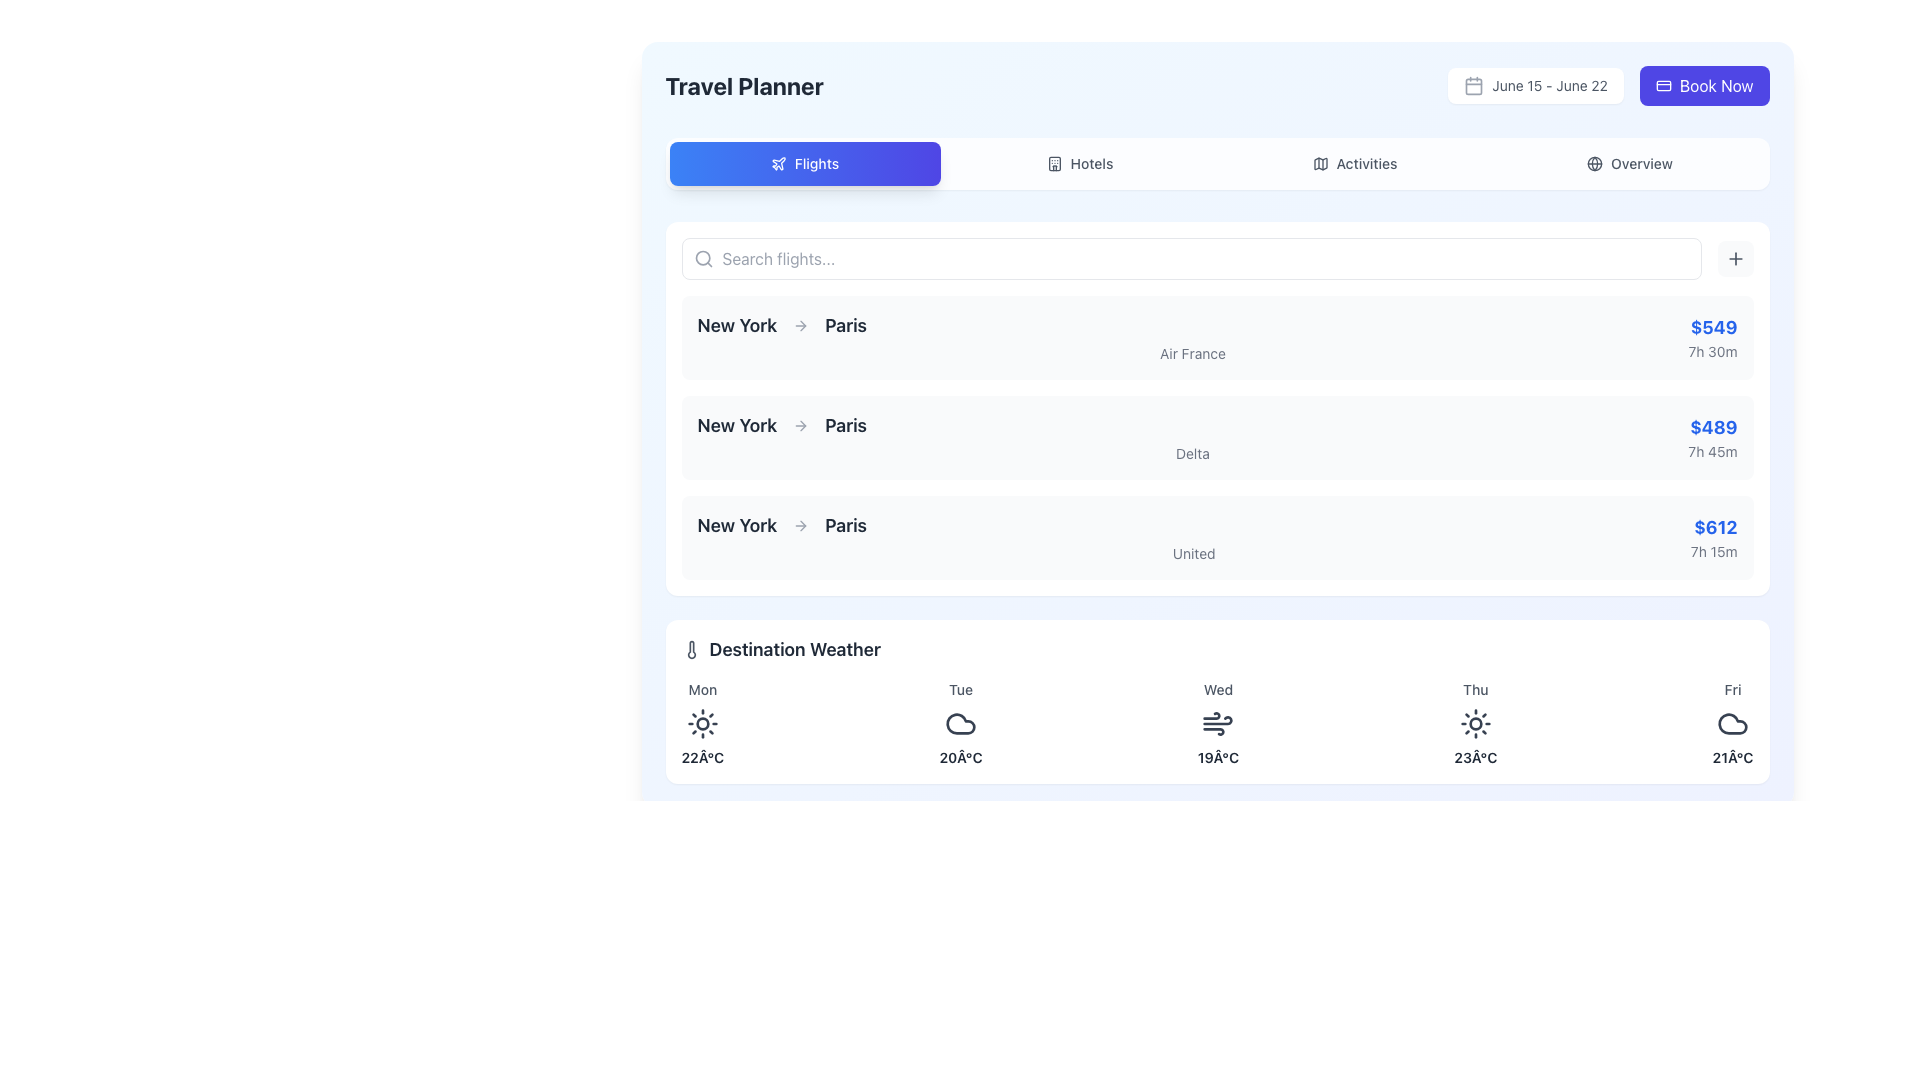 This screenshot has width=1920, height=1080. I want to click on the weather condition icon (SVG) representing cloudy weather for Tuesday, which is positioned below the text 'Tue' and above '20°C', so click(960, 724).